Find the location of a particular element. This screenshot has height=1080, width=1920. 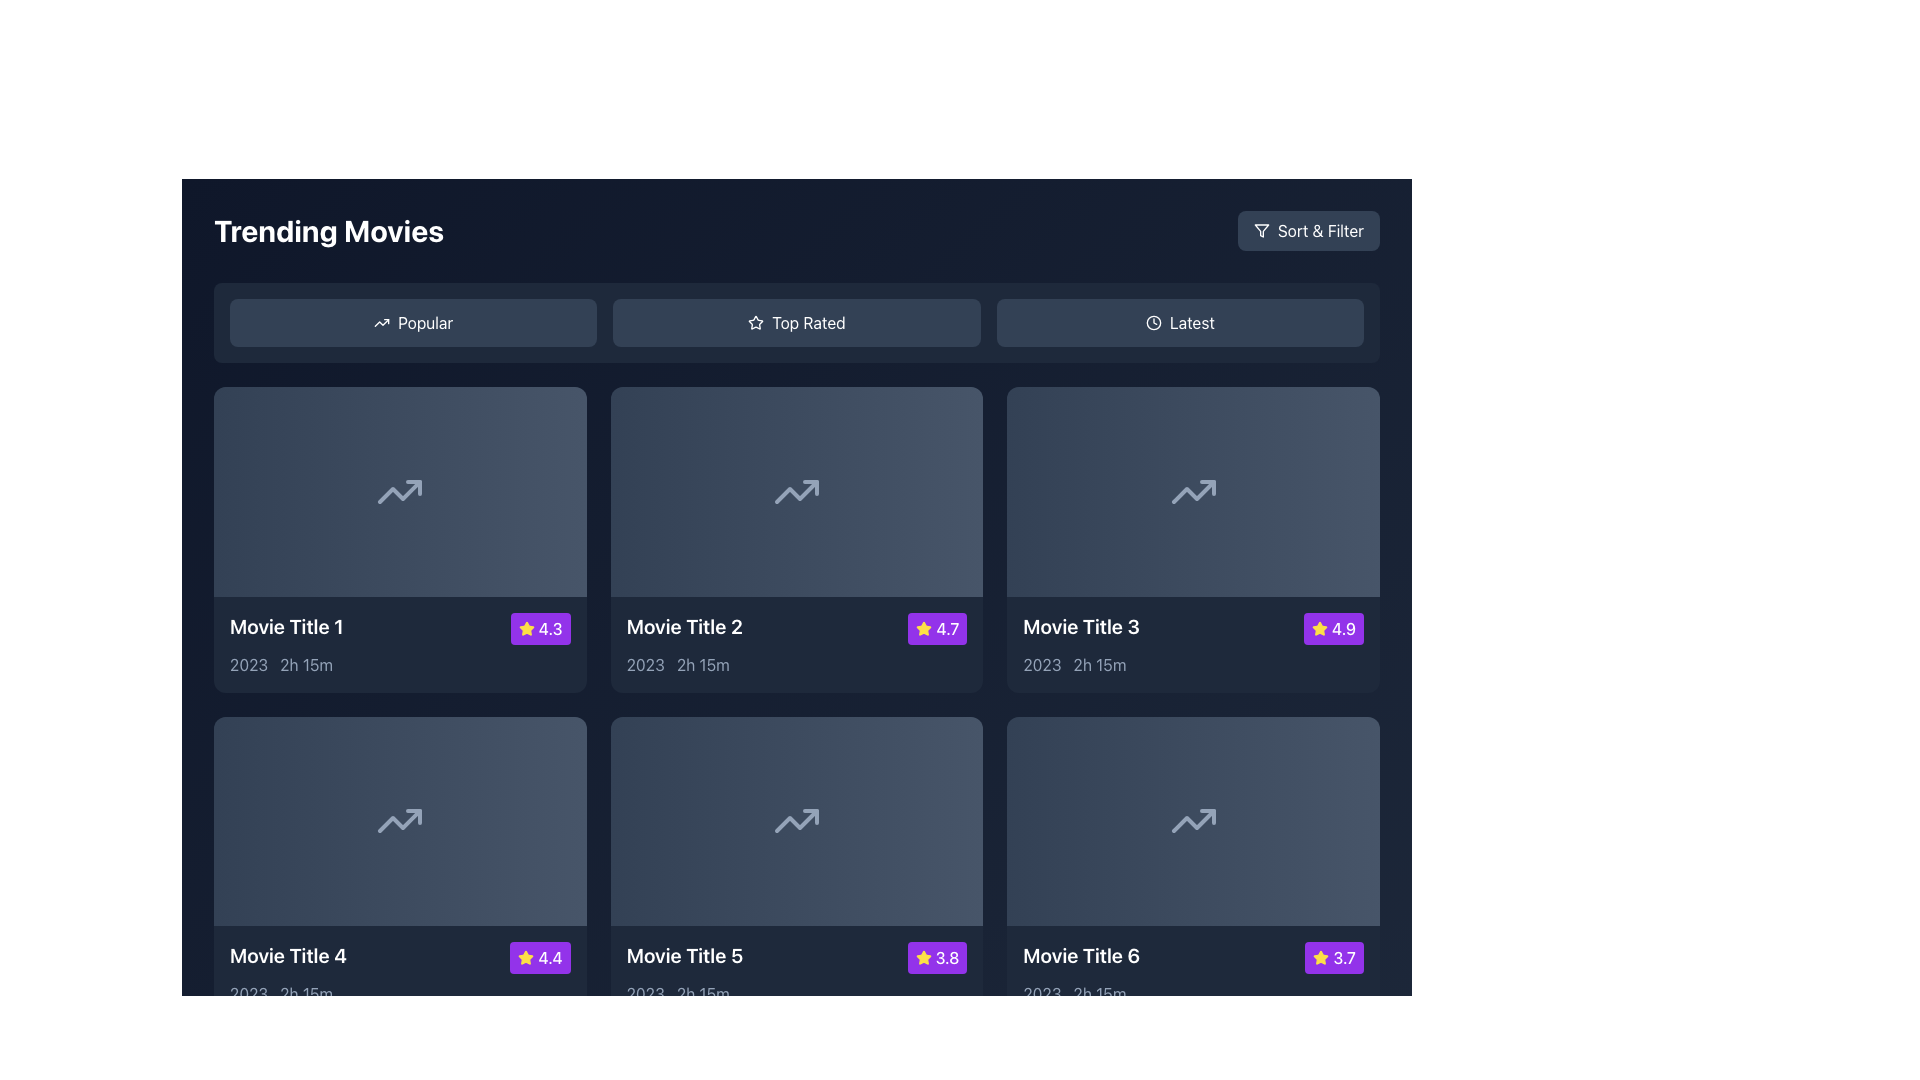

the star-shaped icon with a yellow background and purple border is located at coordinates (1321, 956).